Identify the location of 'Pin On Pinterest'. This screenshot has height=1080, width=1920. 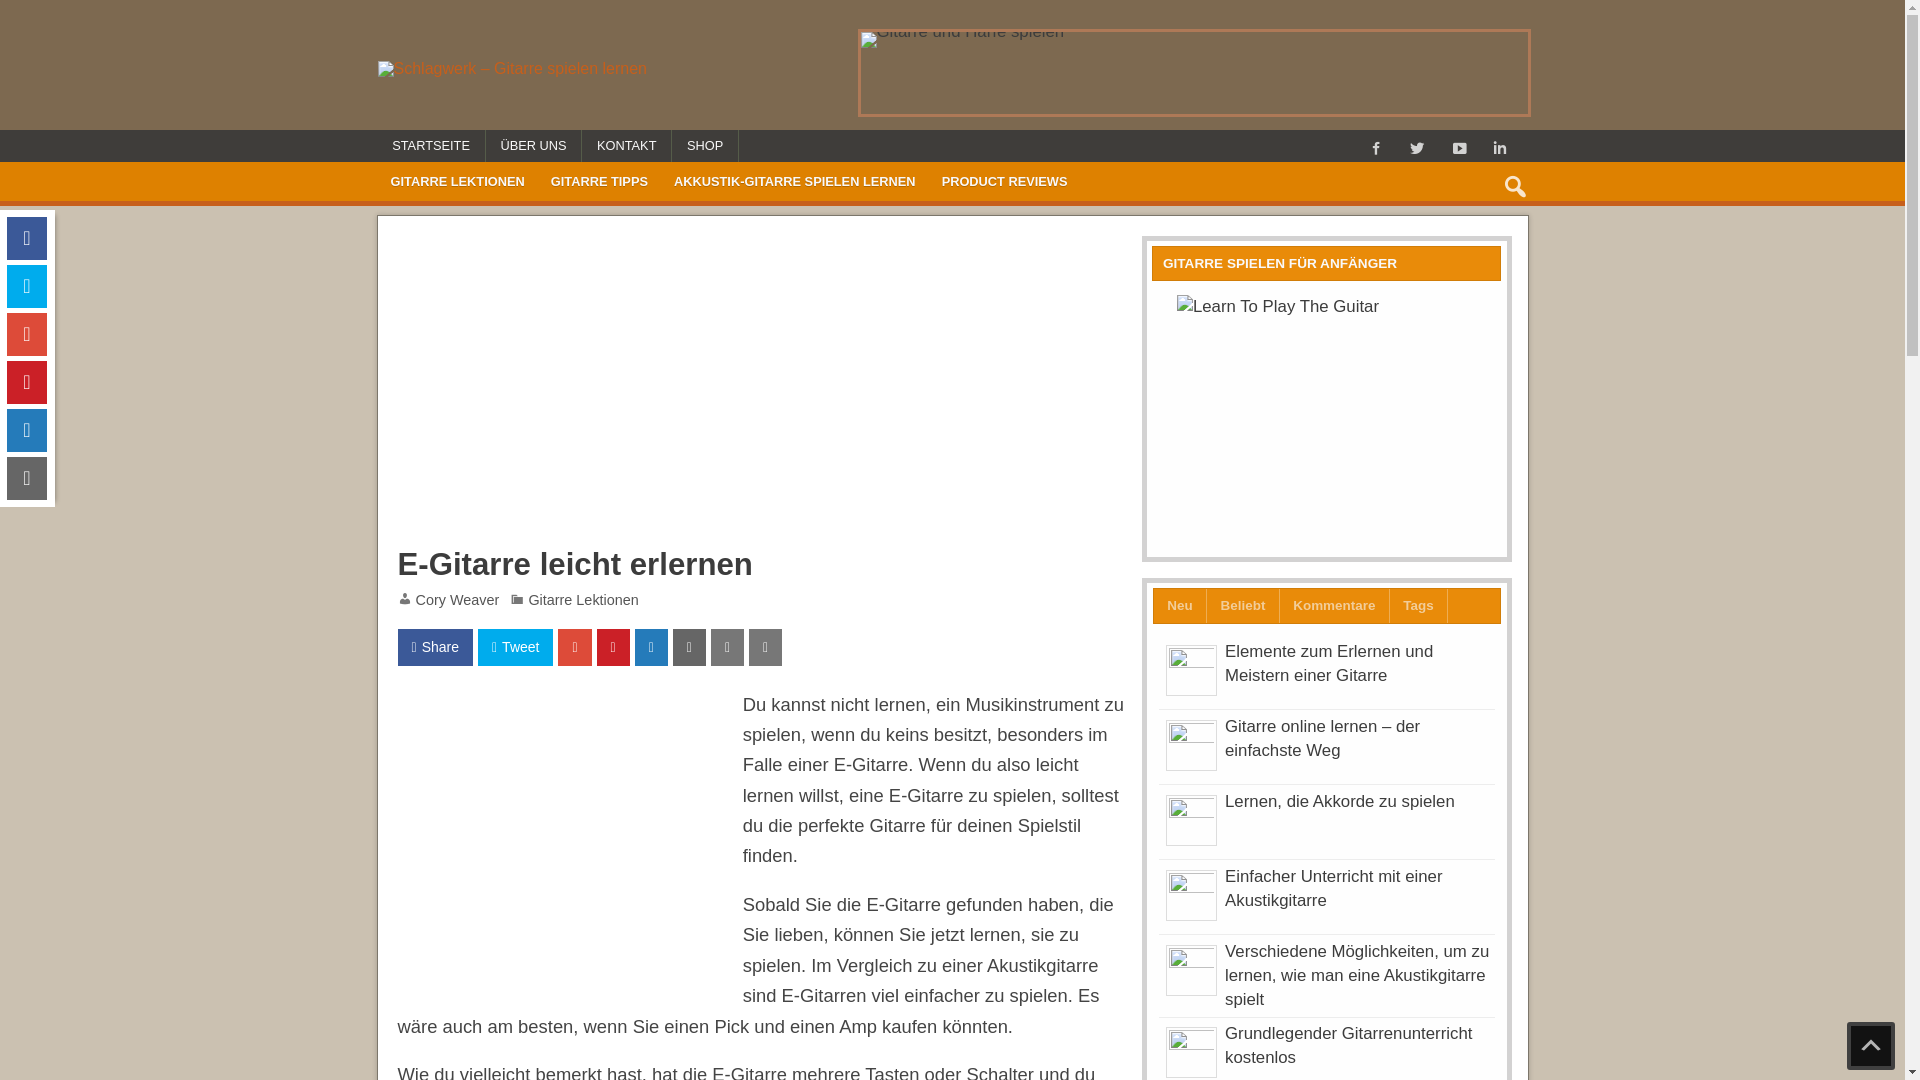
(27, 382).